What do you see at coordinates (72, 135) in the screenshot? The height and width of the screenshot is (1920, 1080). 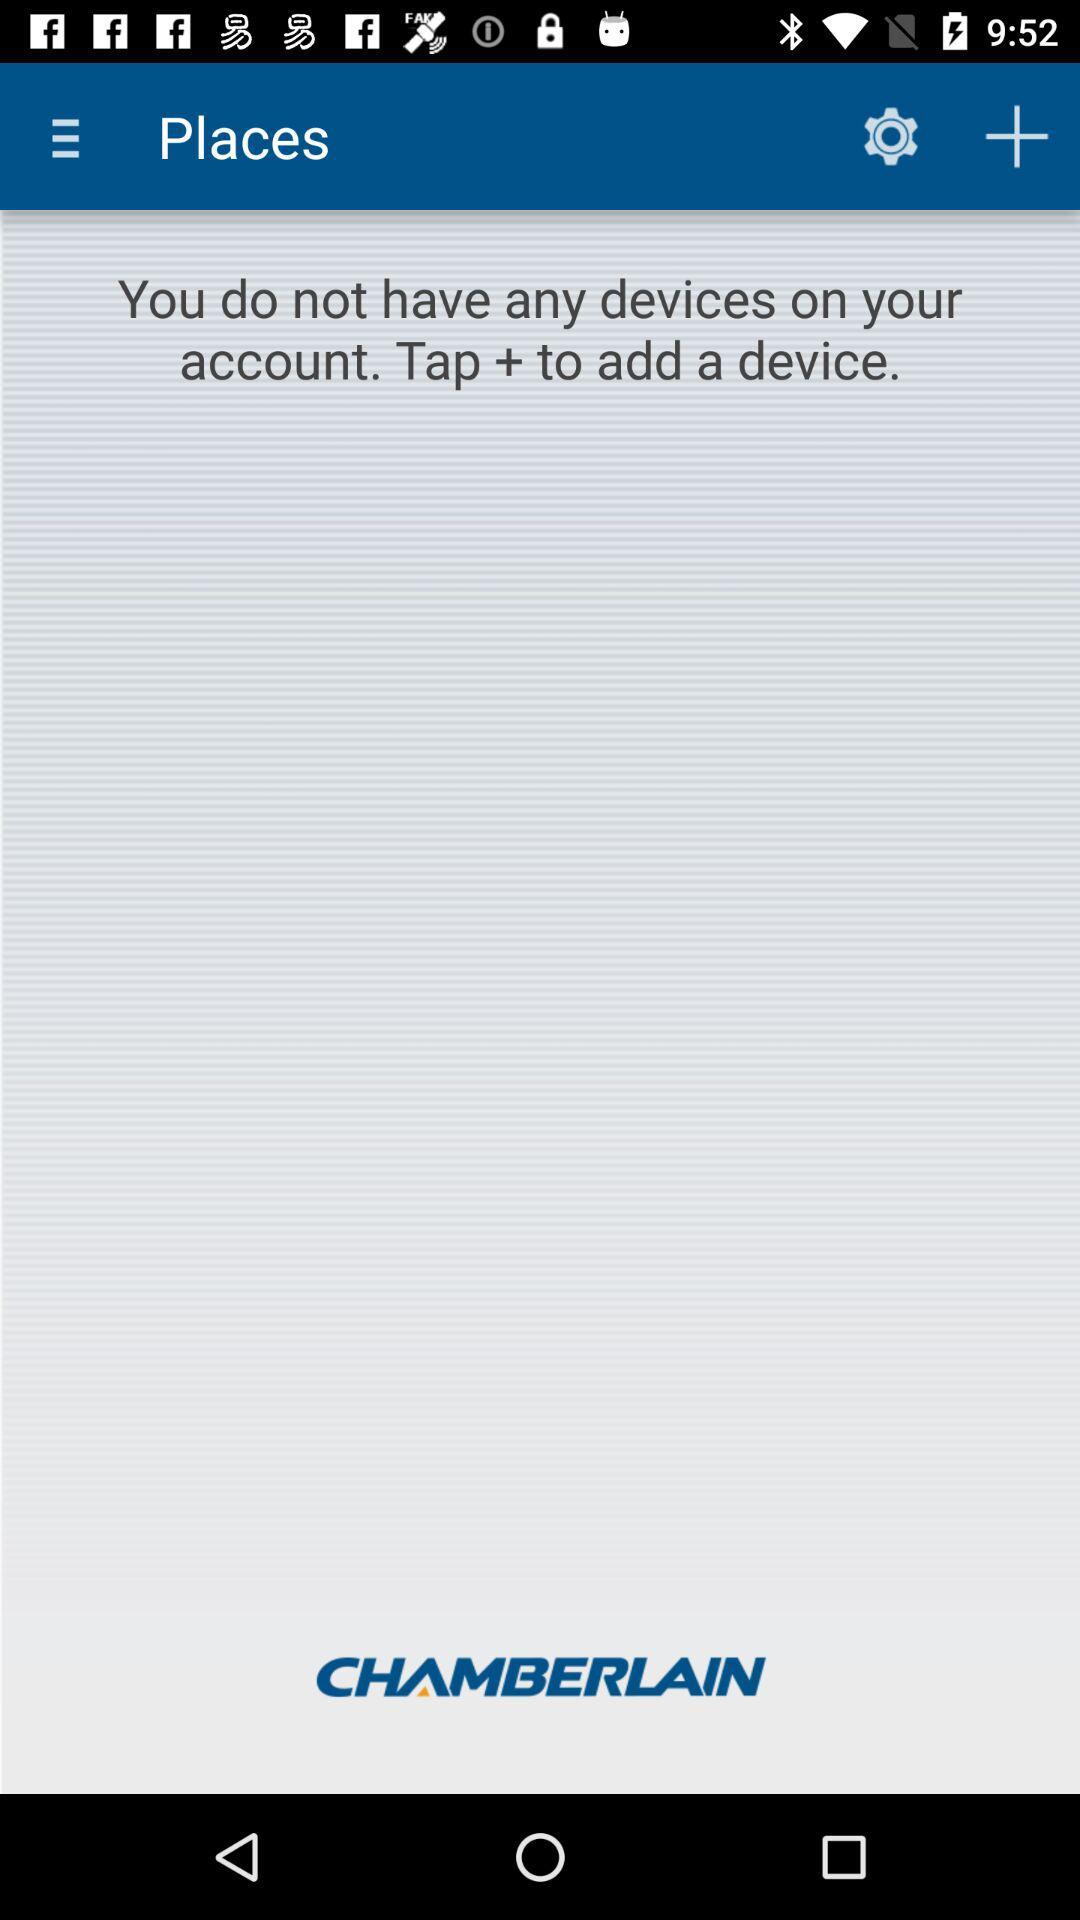 I see `item above the you do not item` at bounding box center [72, 135].